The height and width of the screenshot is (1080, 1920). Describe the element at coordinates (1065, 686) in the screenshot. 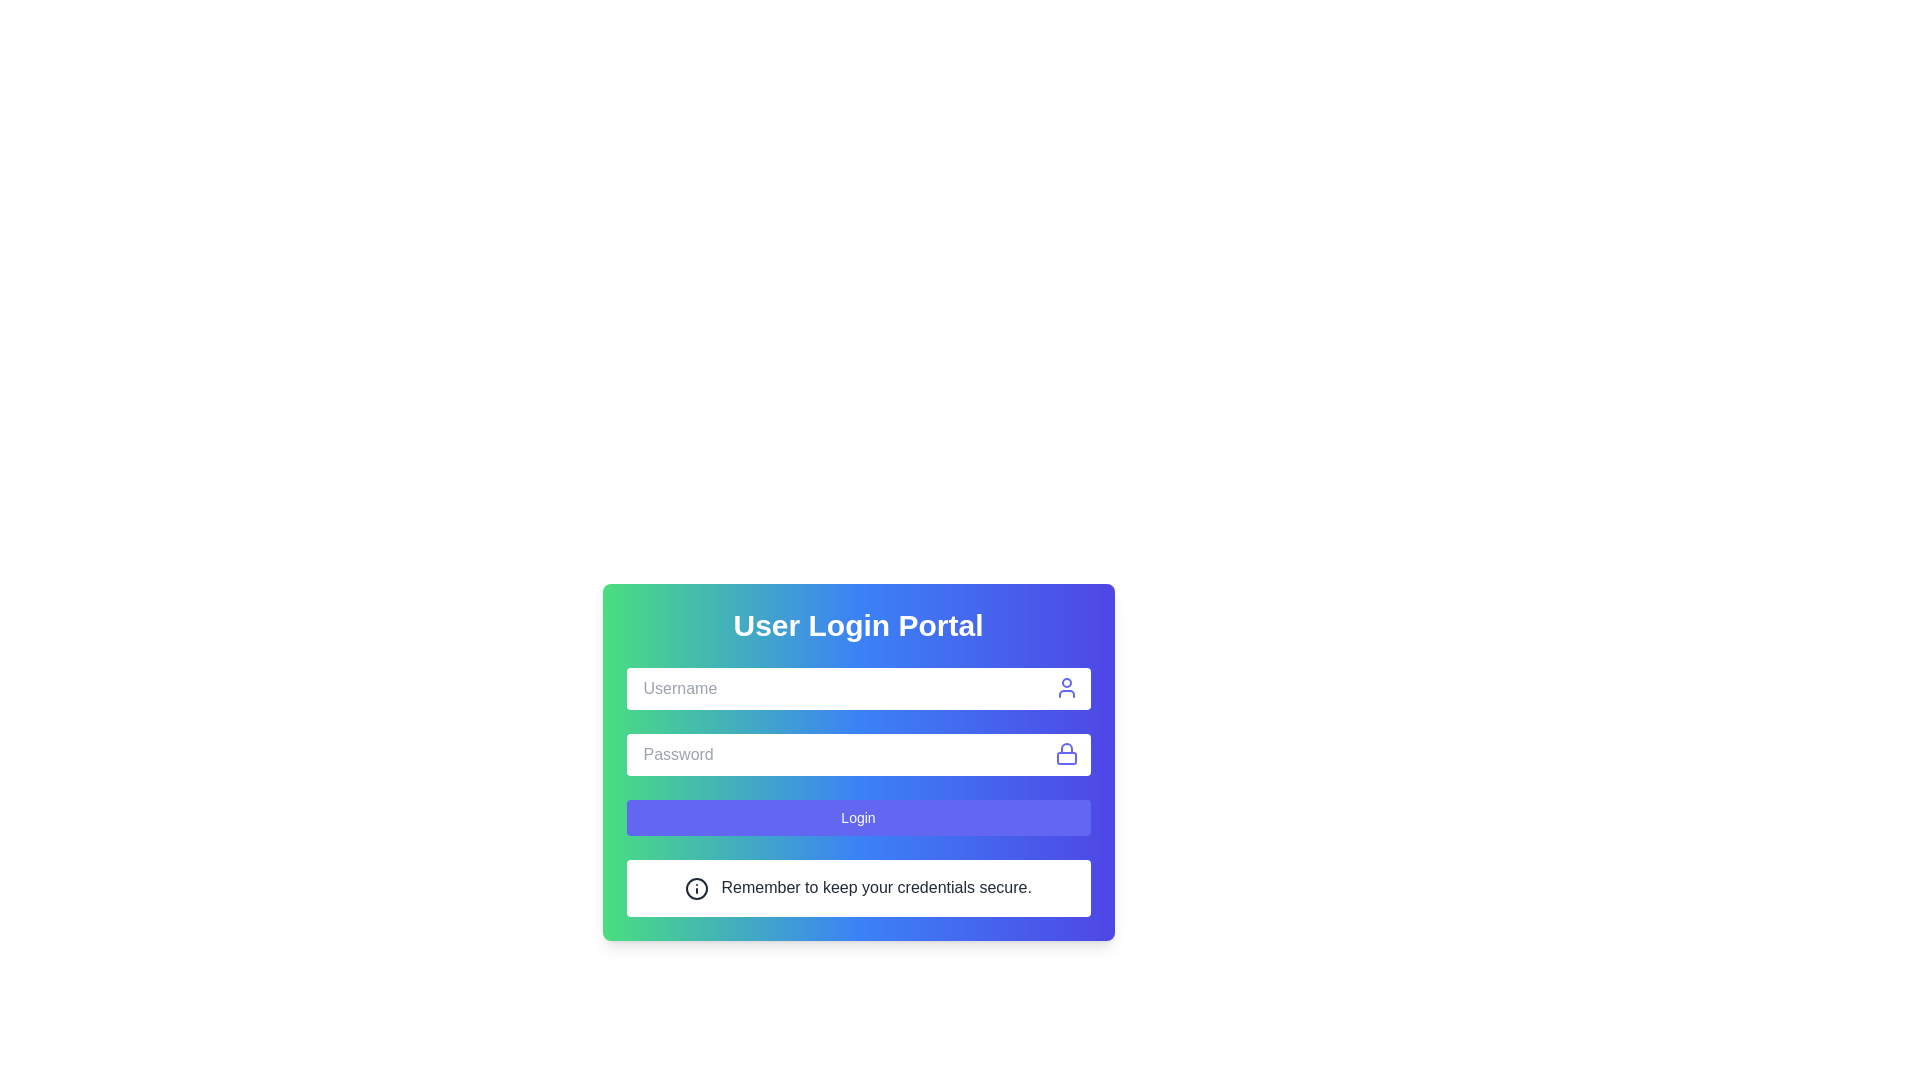

I see `the indigo user icon, which is a circular head and shoulders silhouette located at the top-right corner of the username input field` at that location.